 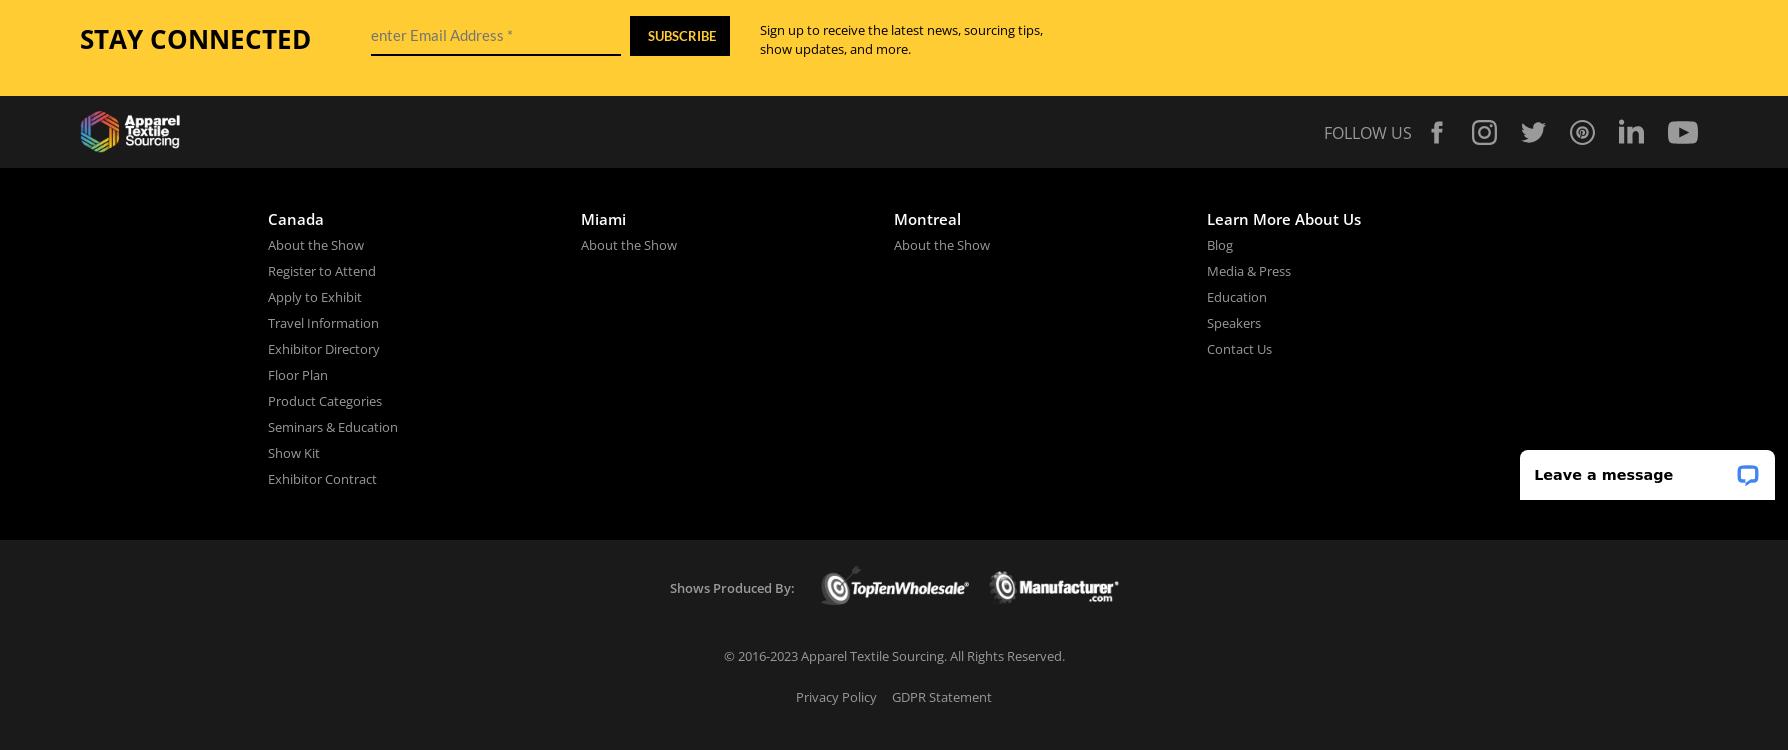 What do you see at coordinates (926, 217) in the screenshot?
I see `'Montreal'` at bounding box center [926, 217].